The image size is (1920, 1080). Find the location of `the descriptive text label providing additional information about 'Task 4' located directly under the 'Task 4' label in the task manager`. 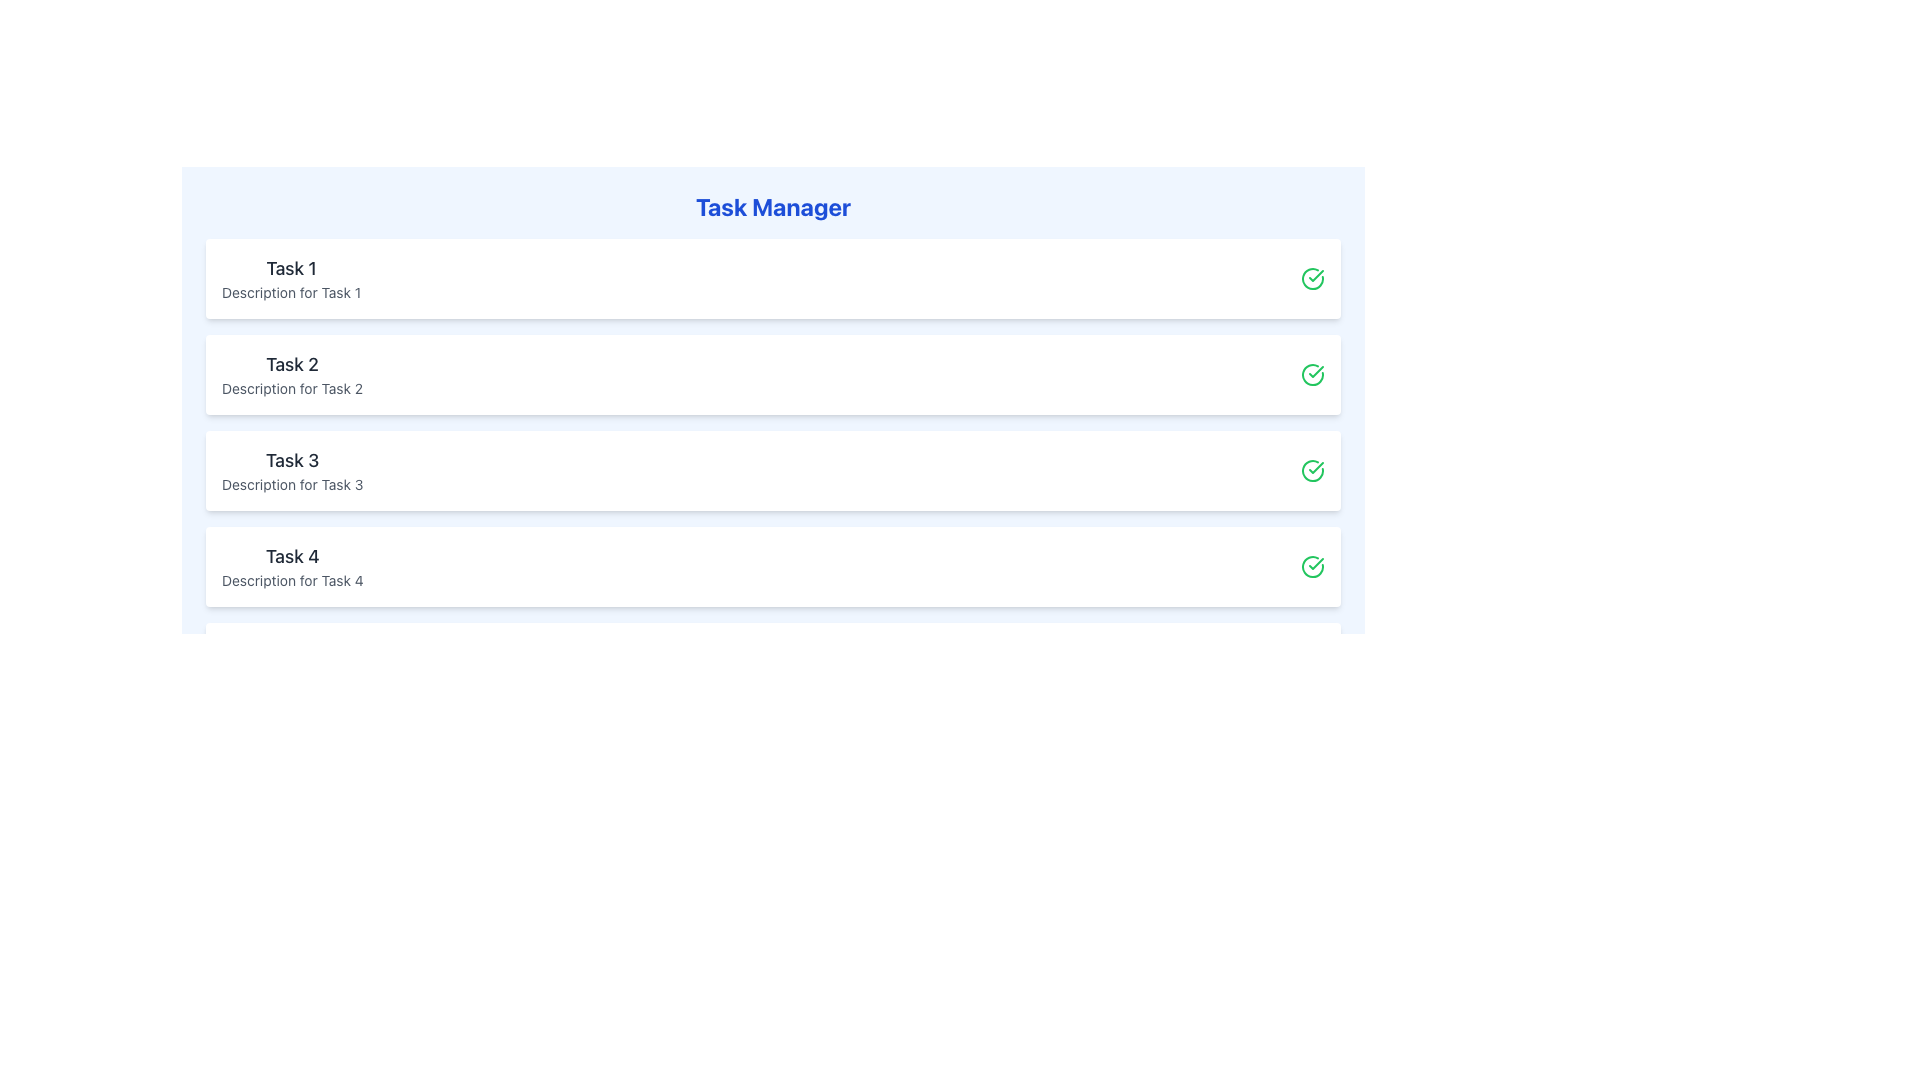

the descriptive text label providing additional information about 'Task 4' located directly under the 'Task 4' label in the task manager is located at coordinates (291, 581).